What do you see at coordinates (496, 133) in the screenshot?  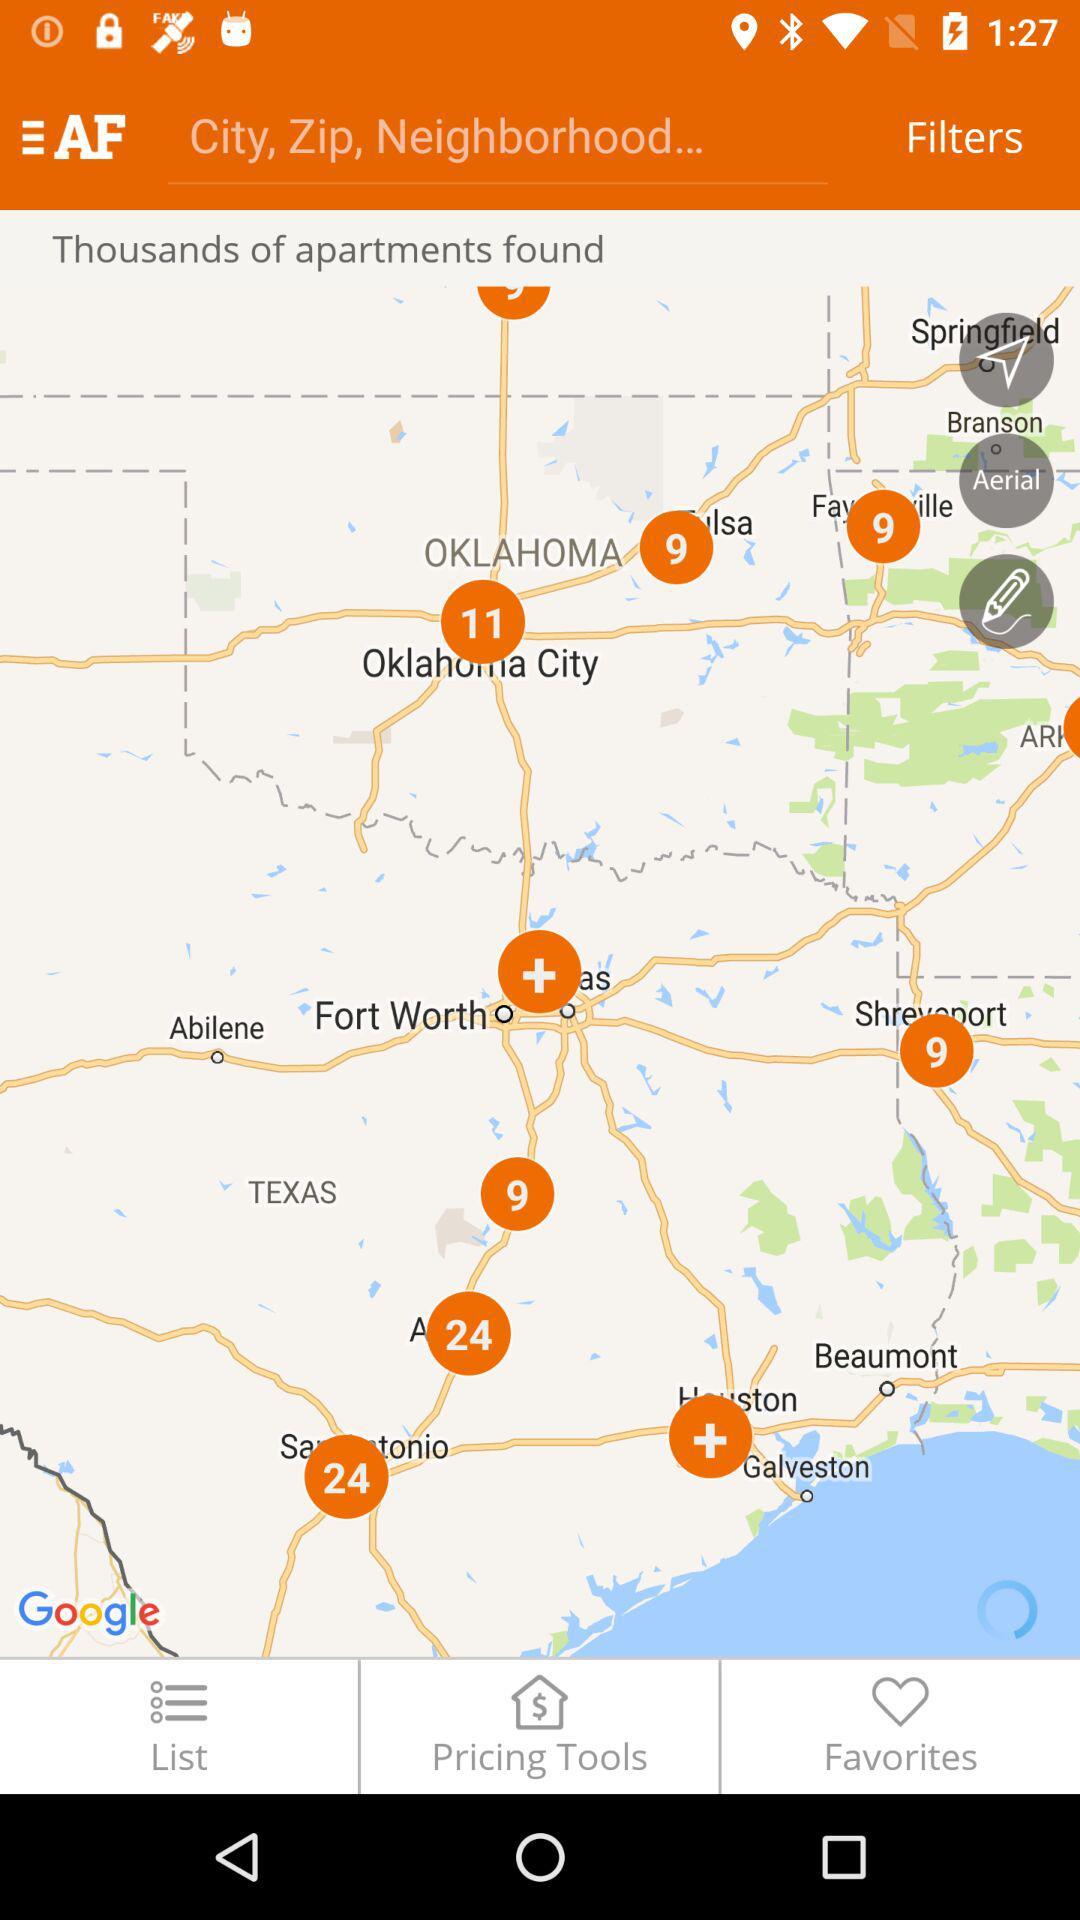 I see `the icon to the left of filters icon` at bounding box center [496, 133].